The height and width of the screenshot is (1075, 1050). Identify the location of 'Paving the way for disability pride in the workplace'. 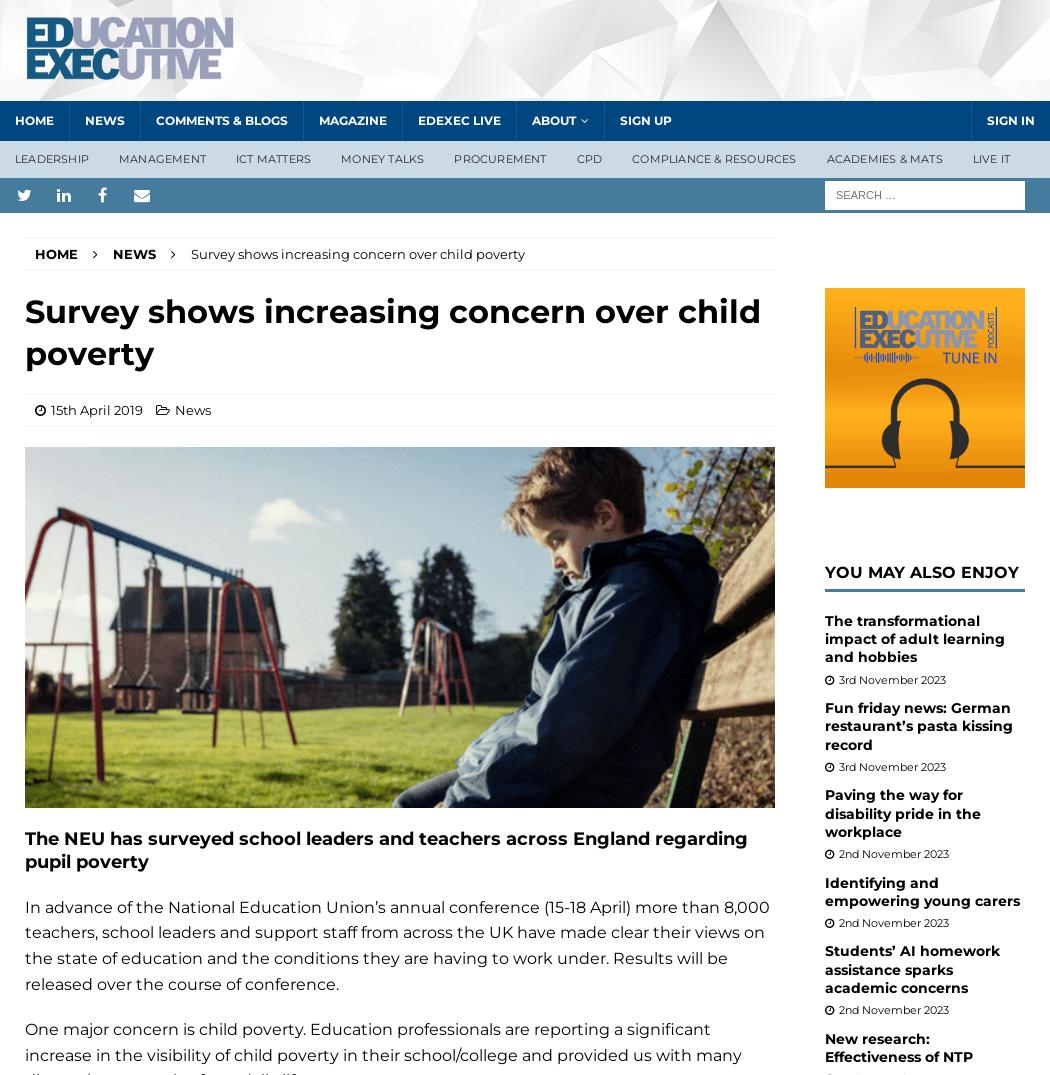
(903, 812).